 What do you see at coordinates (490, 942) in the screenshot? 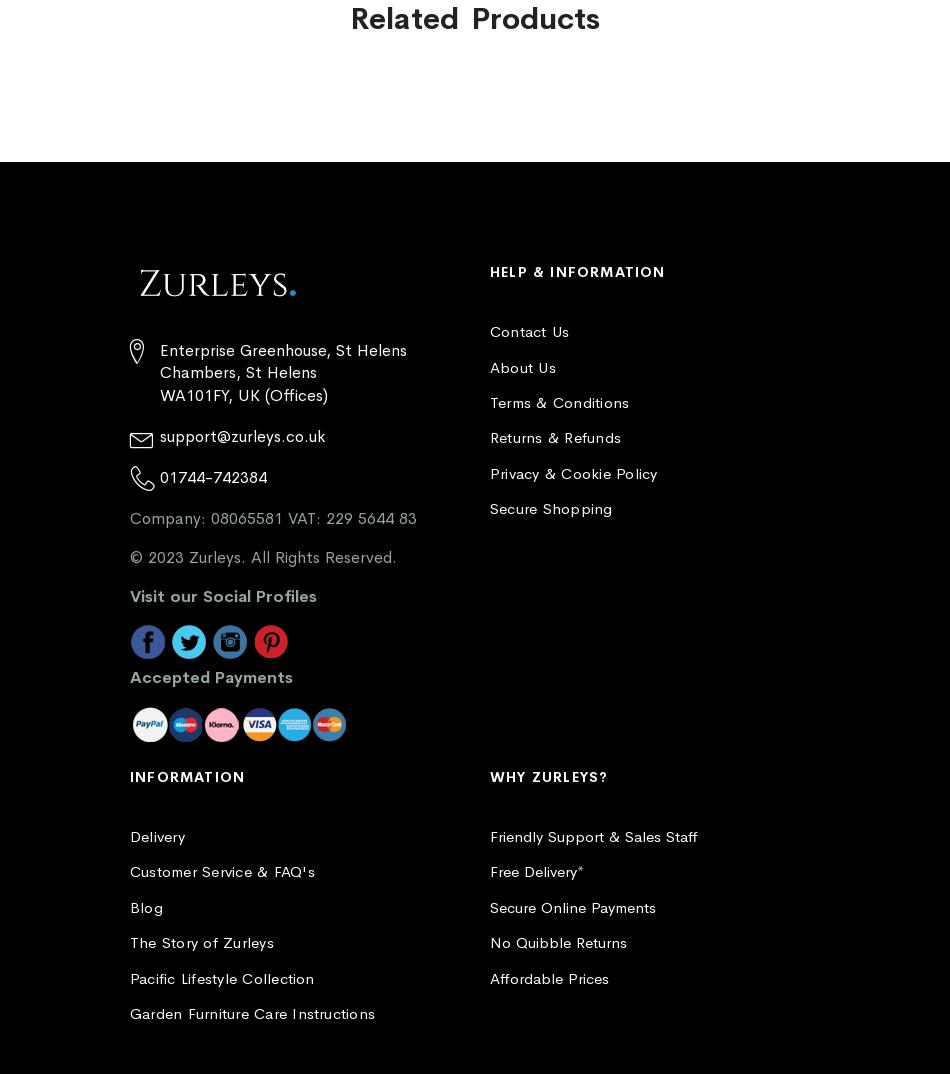
I see `'No Quibble Returns'` at bounding box center [490, 942].